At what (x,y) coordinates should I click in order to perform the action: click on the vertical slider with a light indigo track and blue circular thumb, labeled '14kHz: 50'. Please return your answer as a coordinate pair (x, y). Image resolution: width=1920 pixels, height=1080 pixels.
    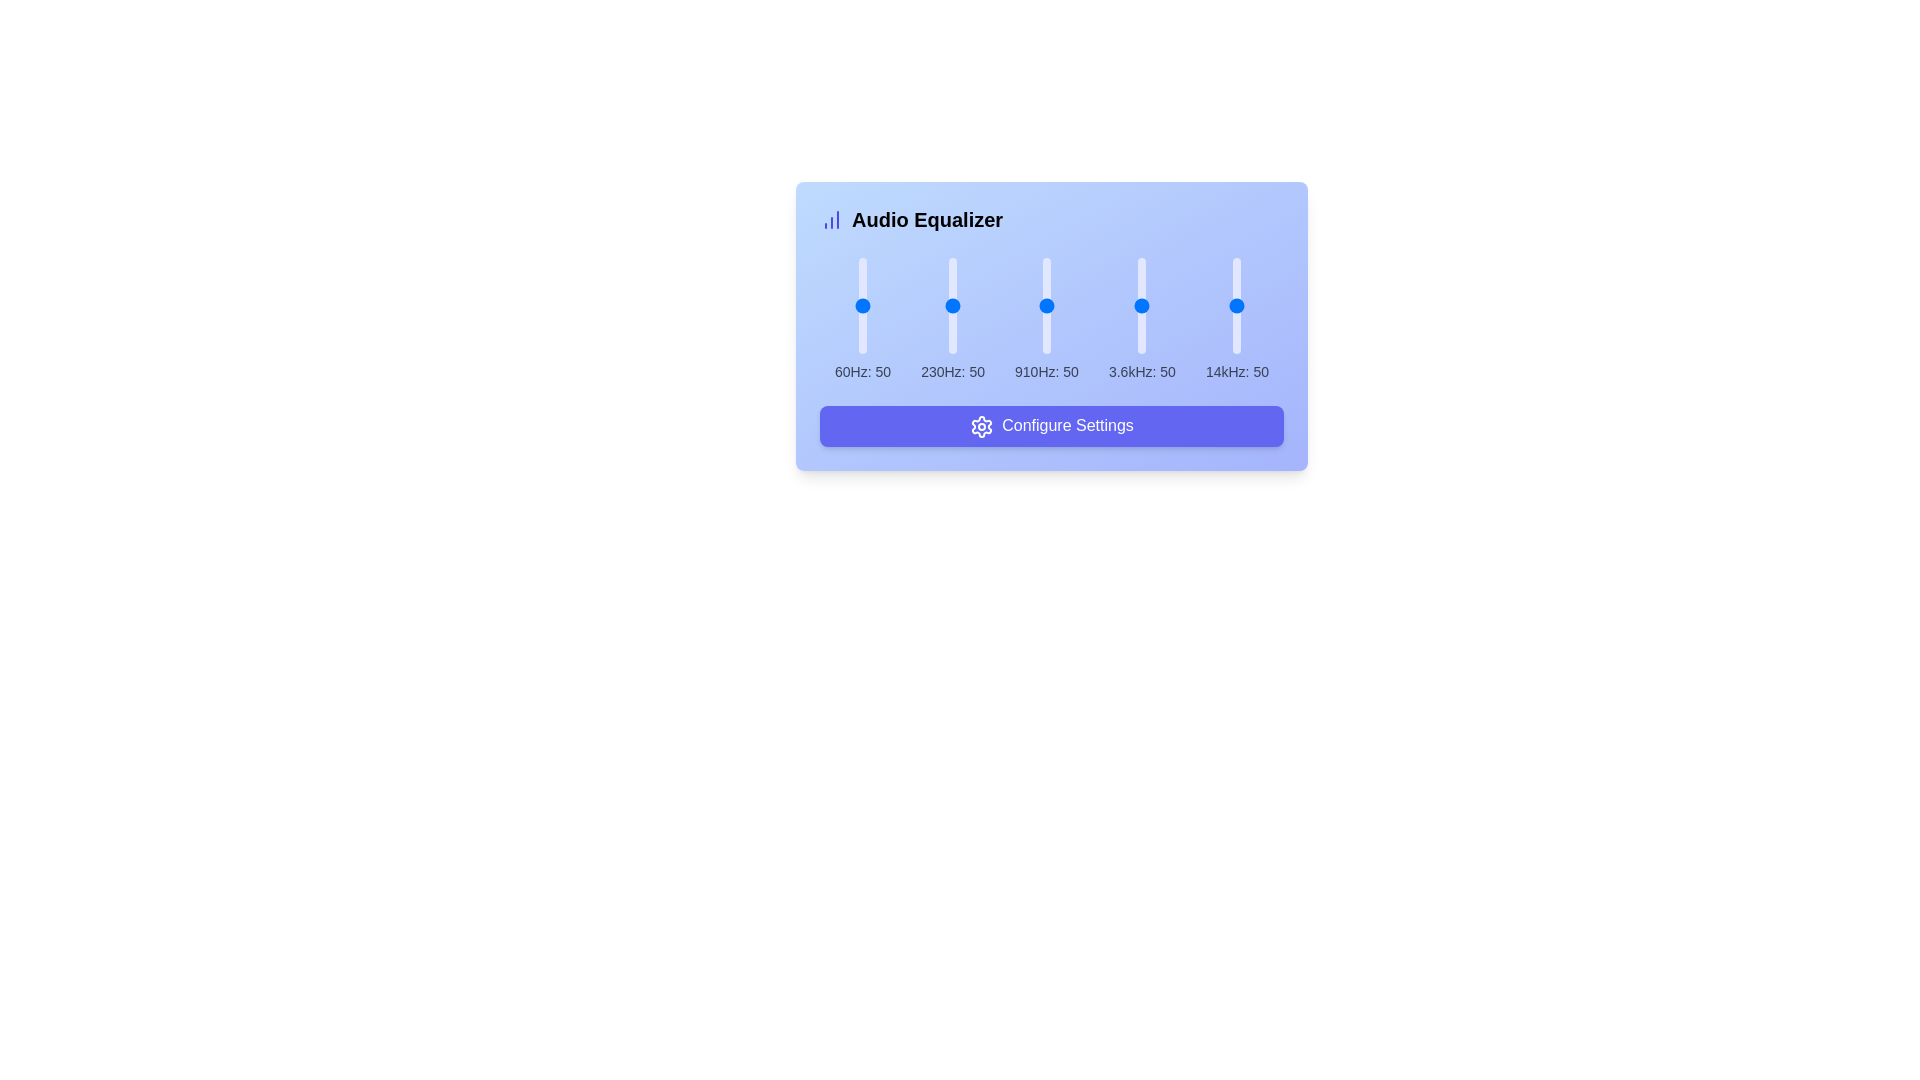
    Looking at the image, I should click on (1236, 305).